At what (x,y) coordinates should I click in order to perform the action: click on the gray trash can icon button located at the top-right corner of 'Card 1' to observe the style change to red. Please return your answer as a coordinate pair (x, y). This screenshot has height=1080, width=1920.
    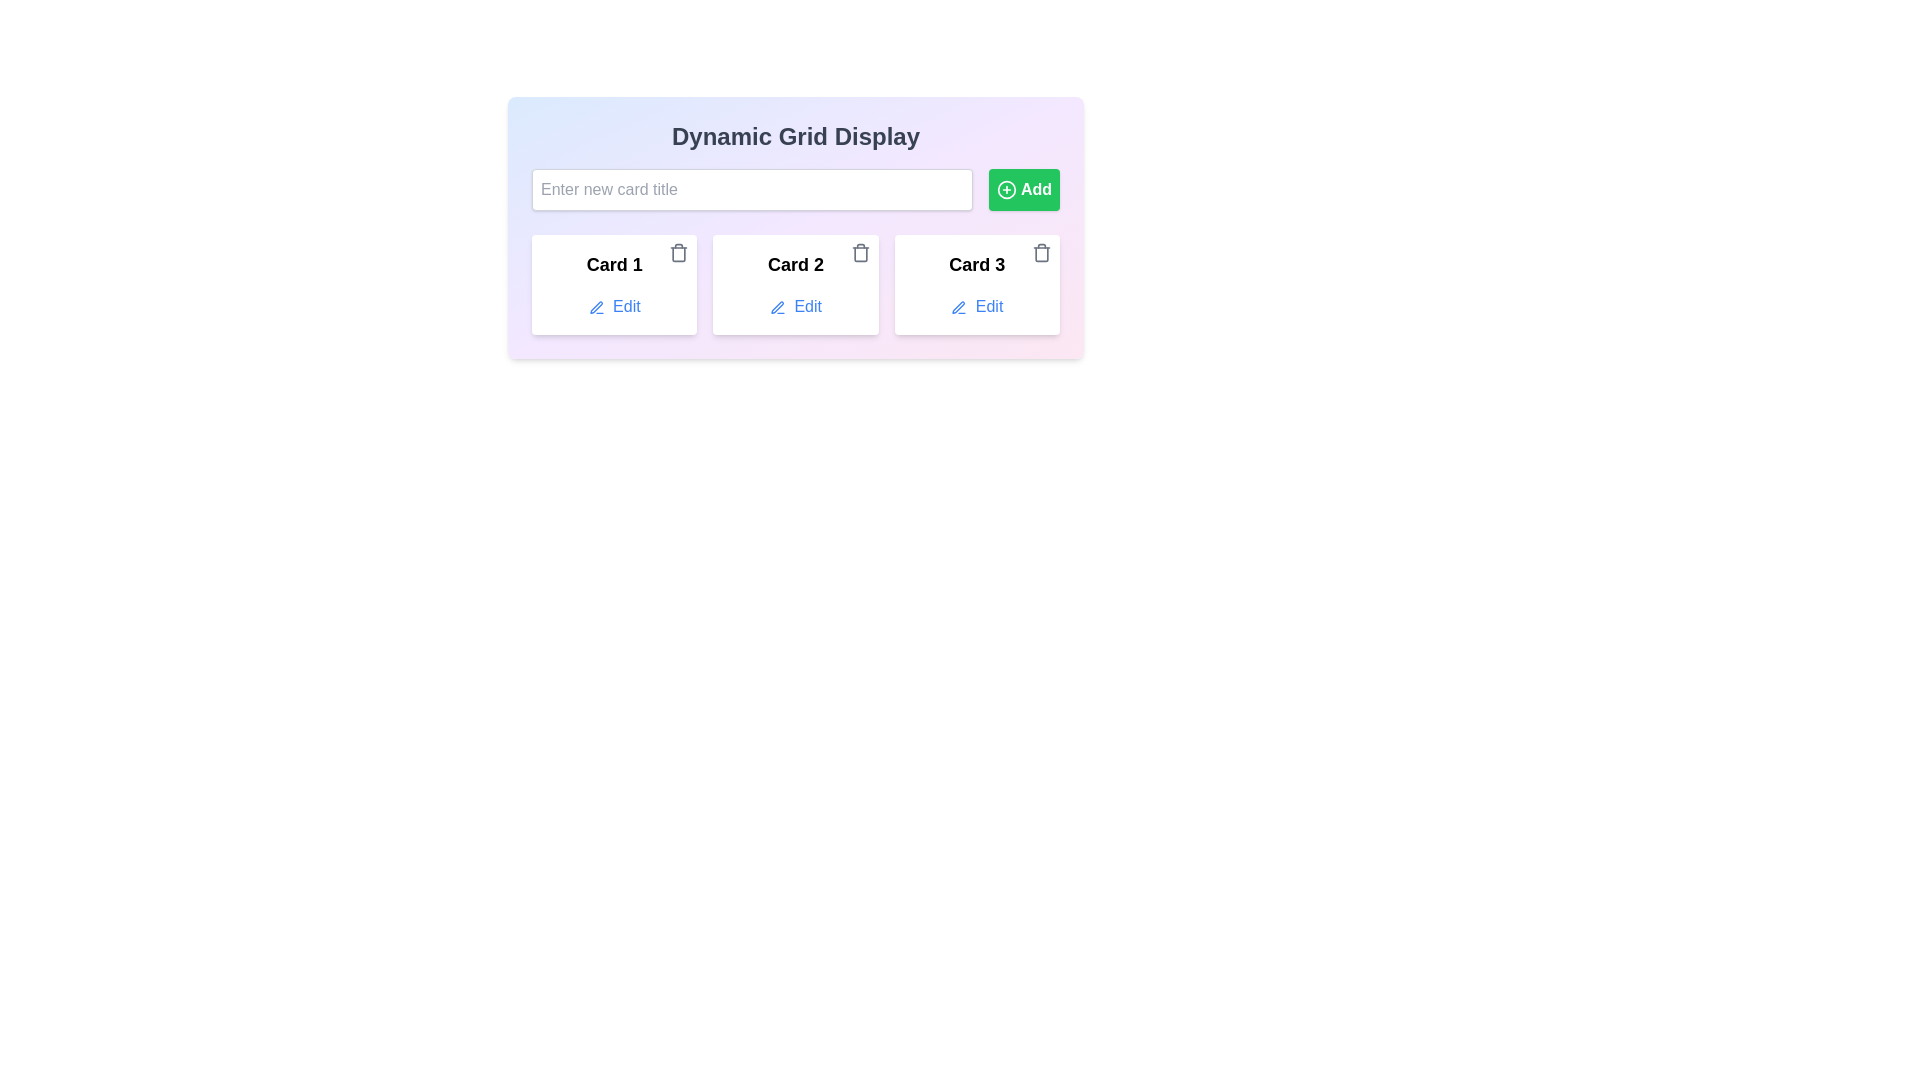
    Looking at the image, I should click on (679, 252).